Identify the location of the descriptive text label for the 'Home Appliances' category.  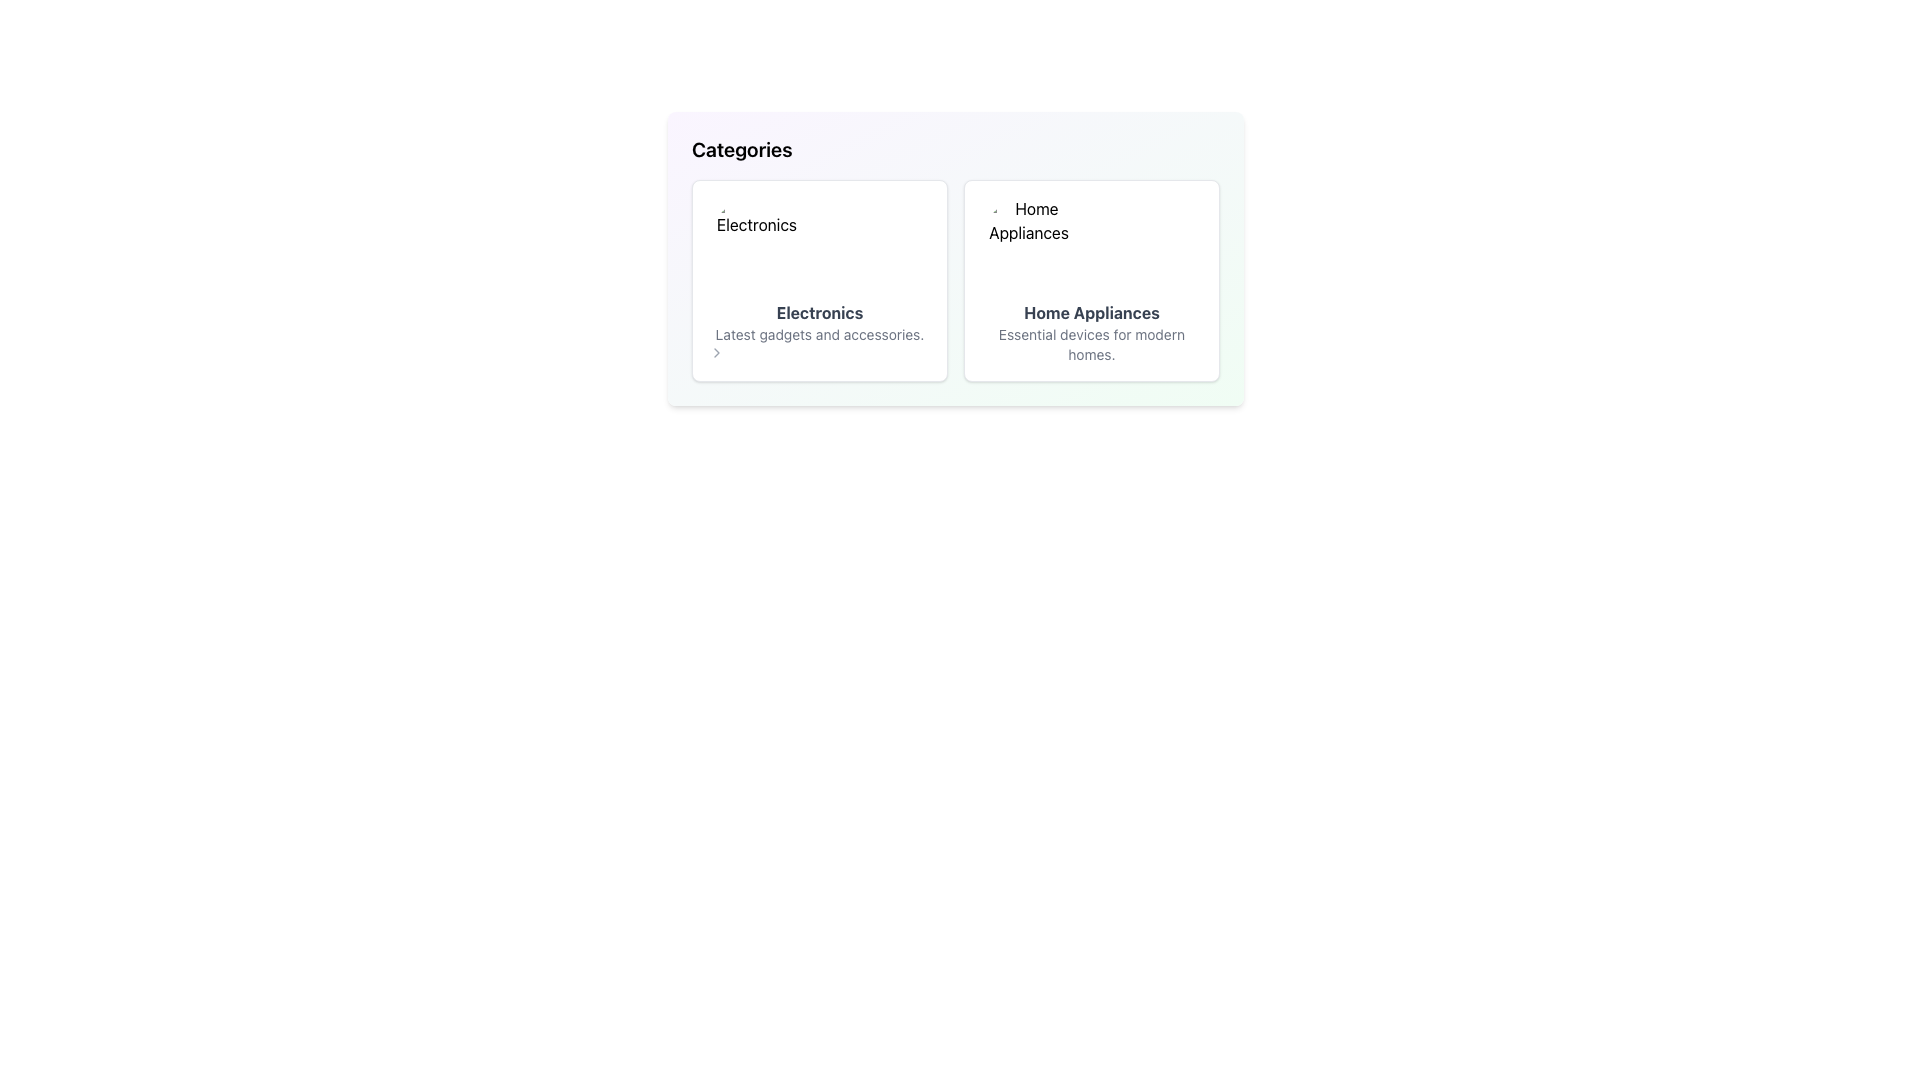
(1090, 343).